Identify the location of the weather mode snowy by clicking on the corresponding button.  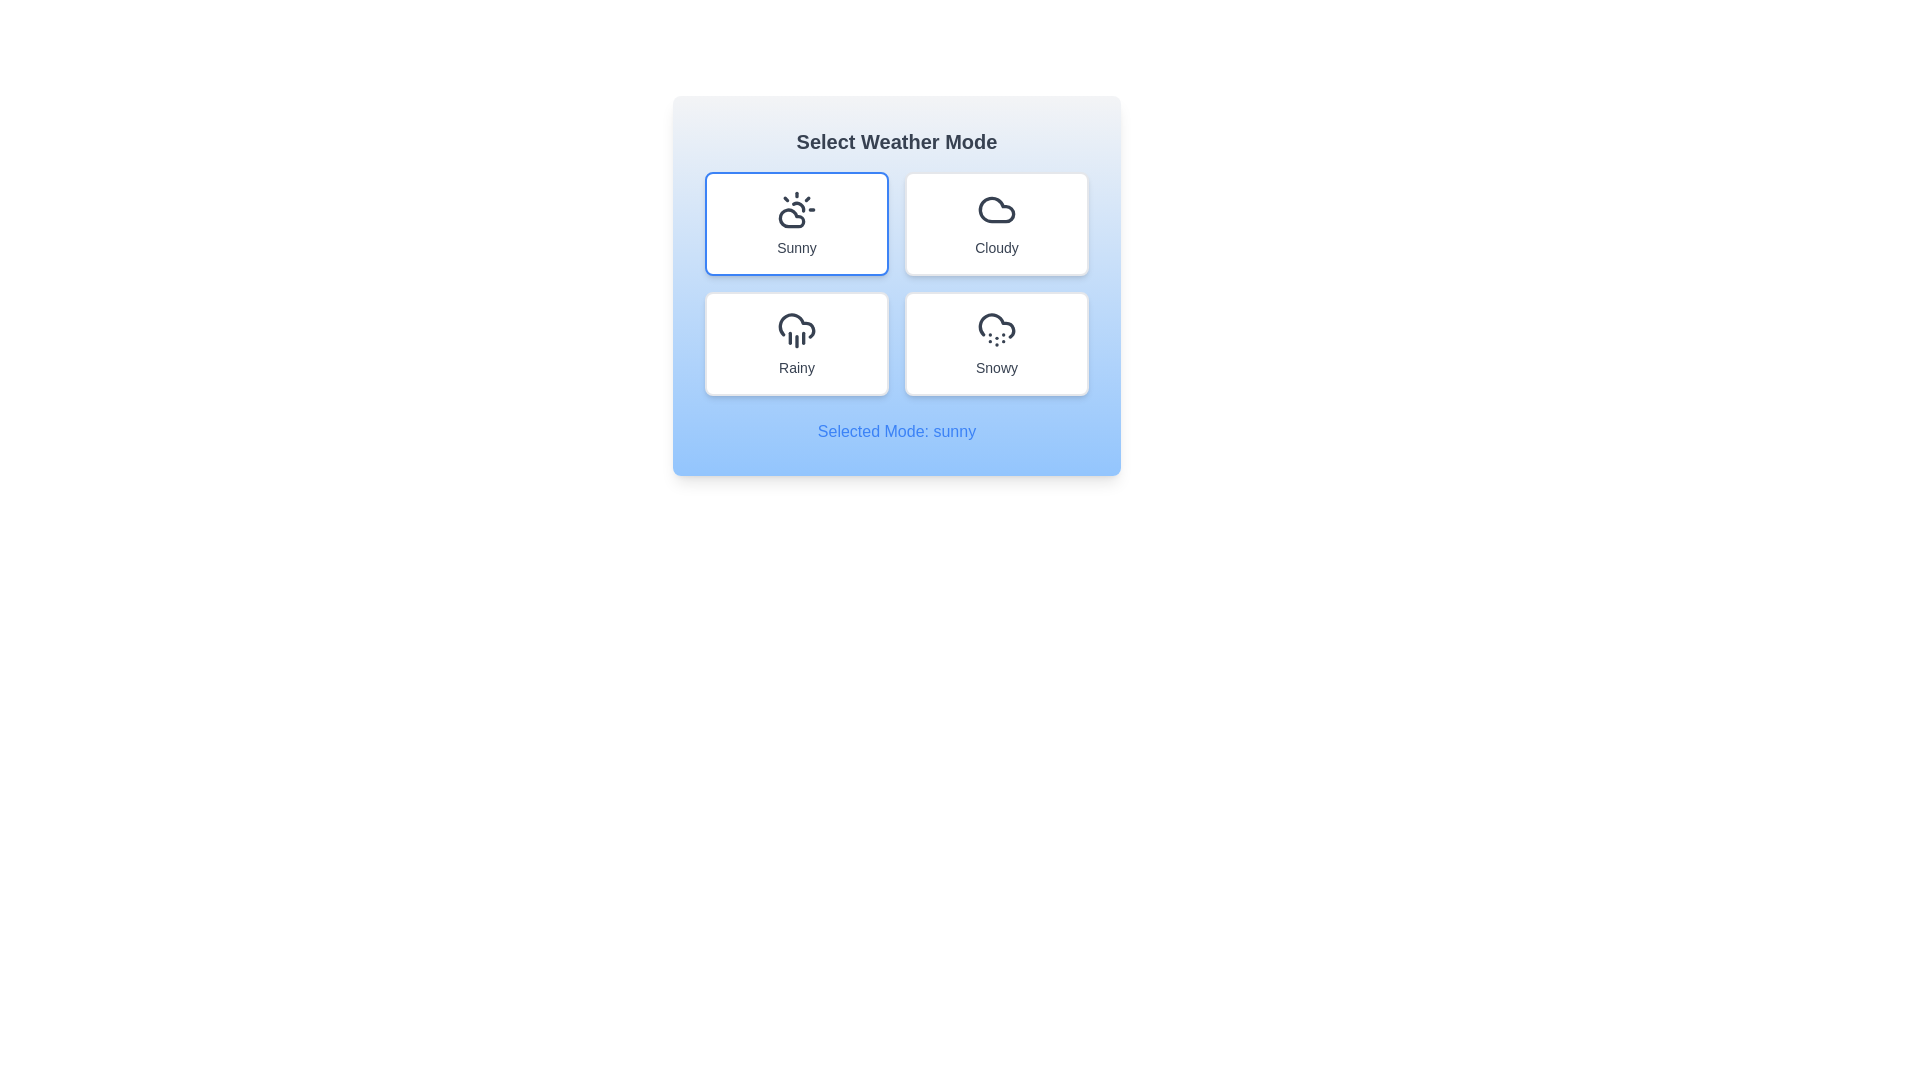
(997, 342).